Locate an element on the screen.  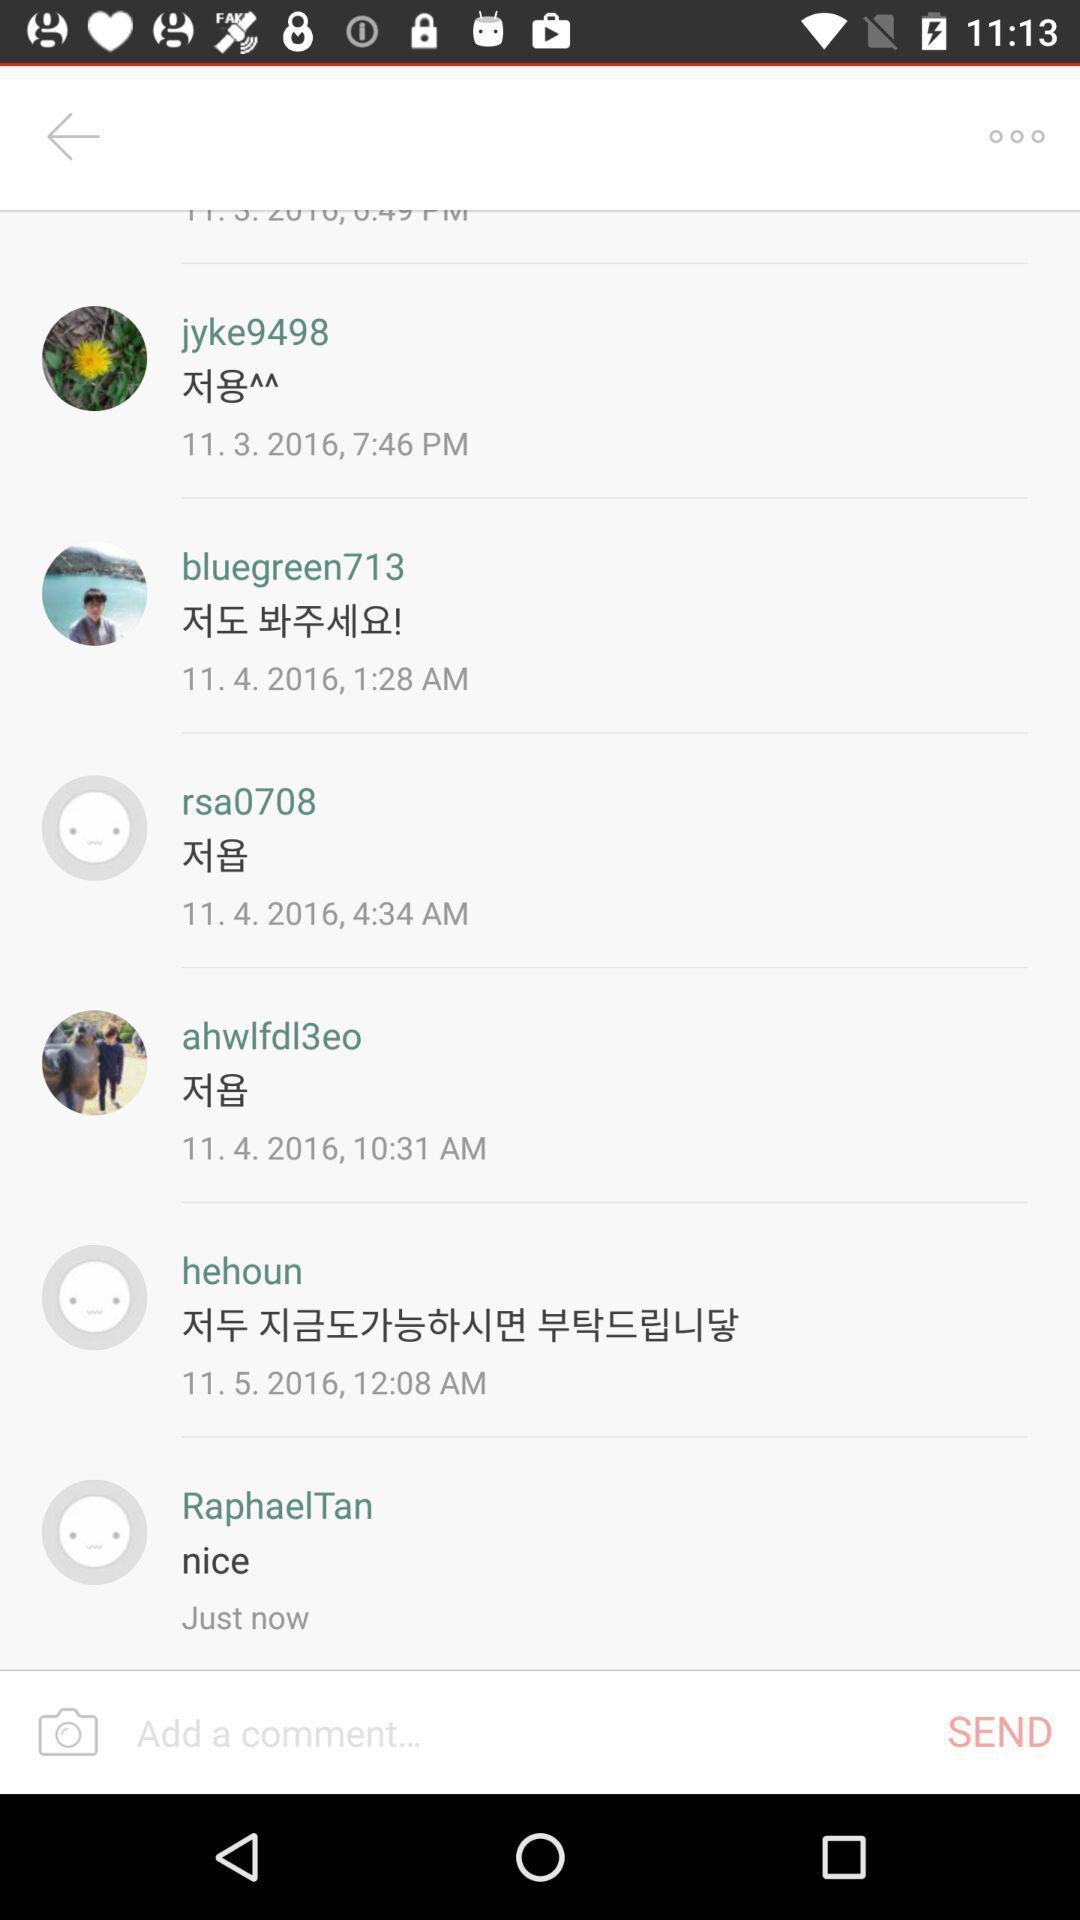
see profile is located at coordinates (94, 358).